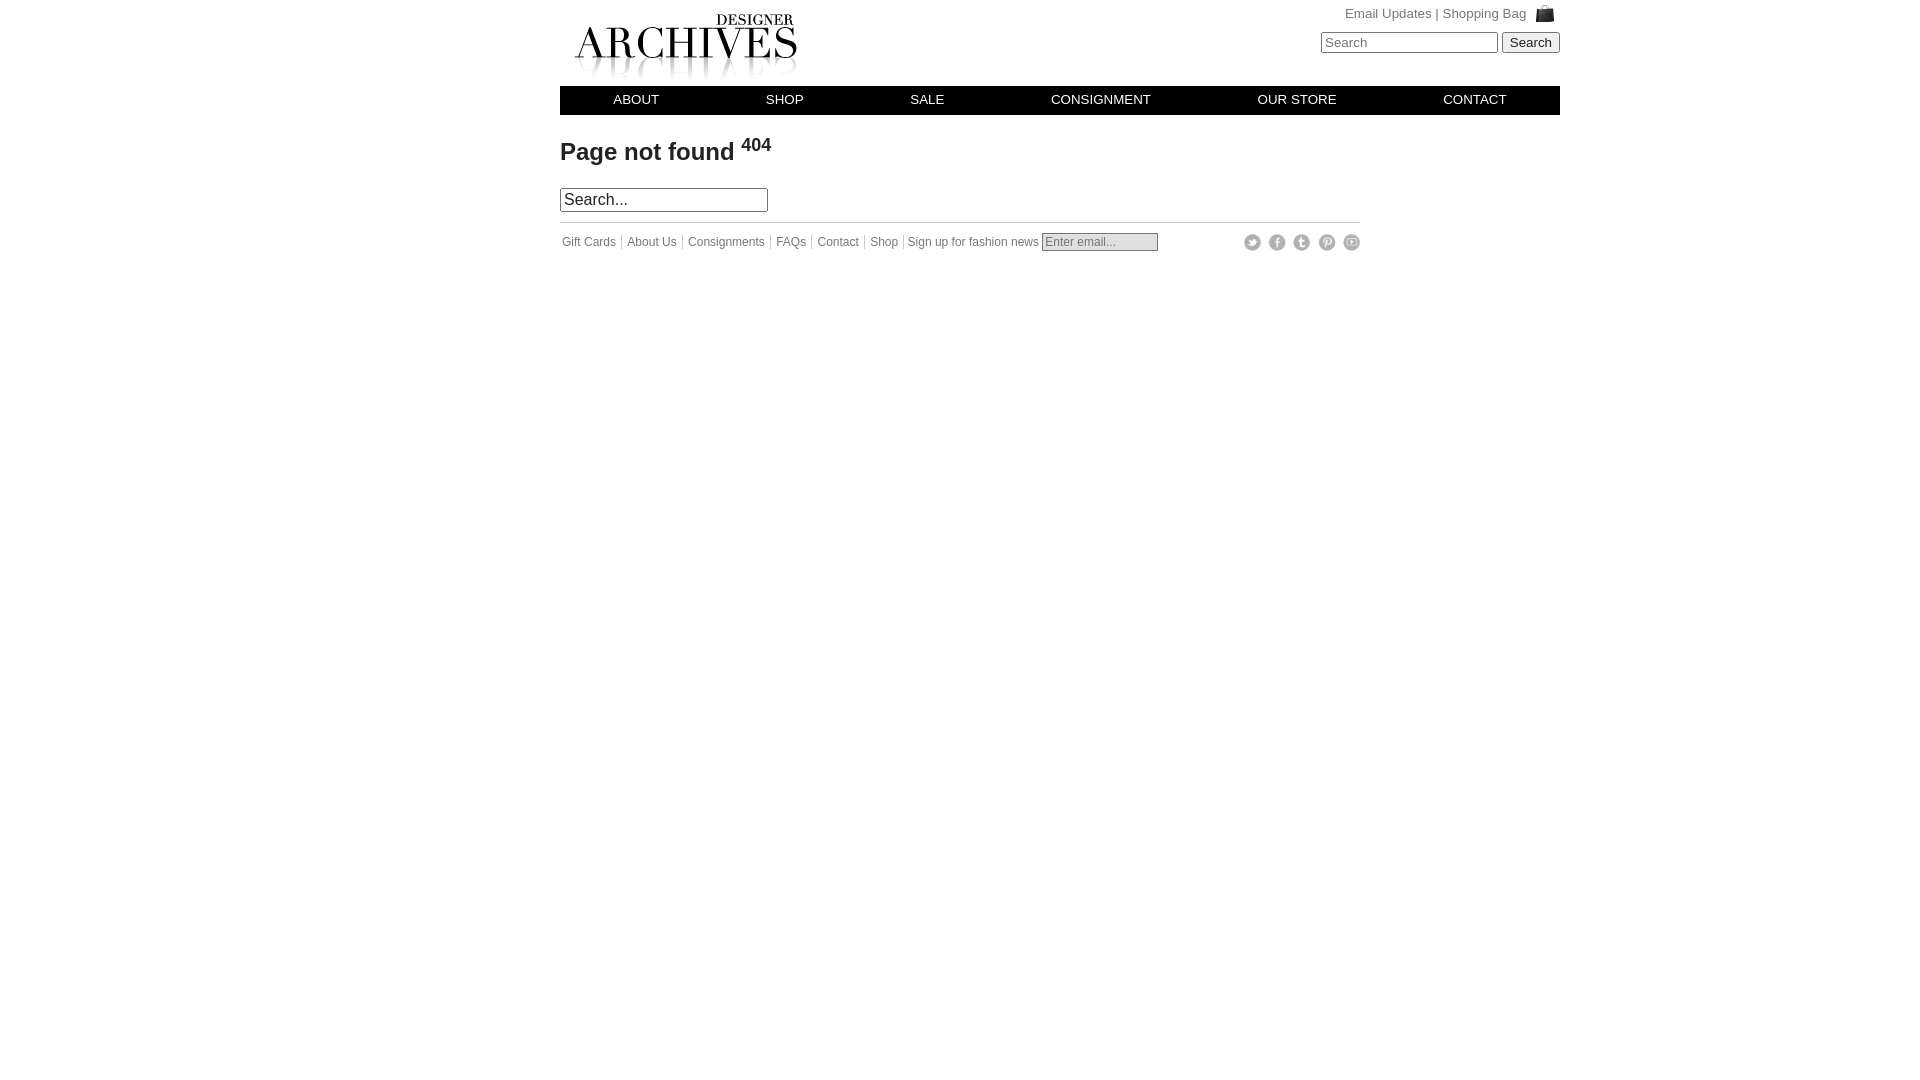 The width and height of the screenshot is (1920, 1080). What do you see at coordinates (634, 100) in the screenshot?
I see `'ABOUT'` at bounding box center [634, 100].